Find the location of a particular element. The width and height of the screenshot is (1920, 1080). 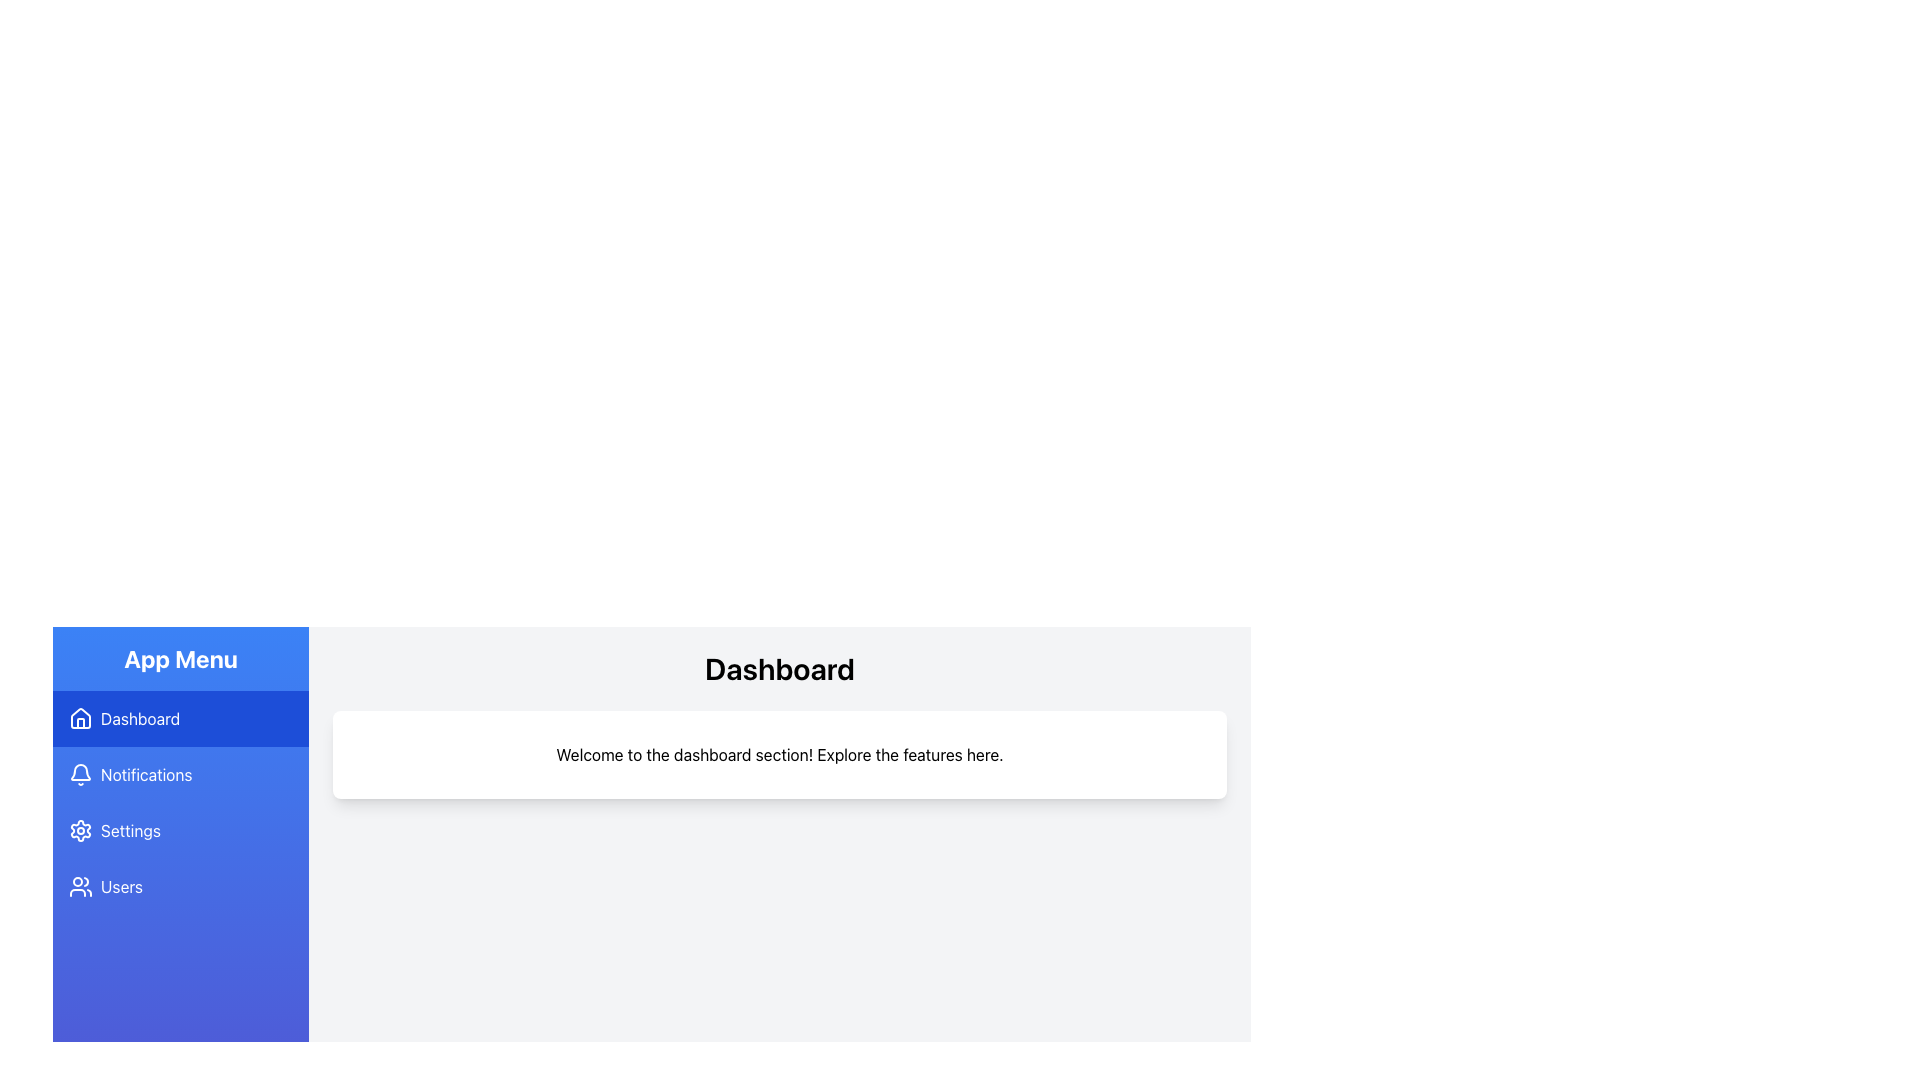

the 'Users' menu entry in the navigation menu, which is the fourth item is located at coordinates (181, 886).